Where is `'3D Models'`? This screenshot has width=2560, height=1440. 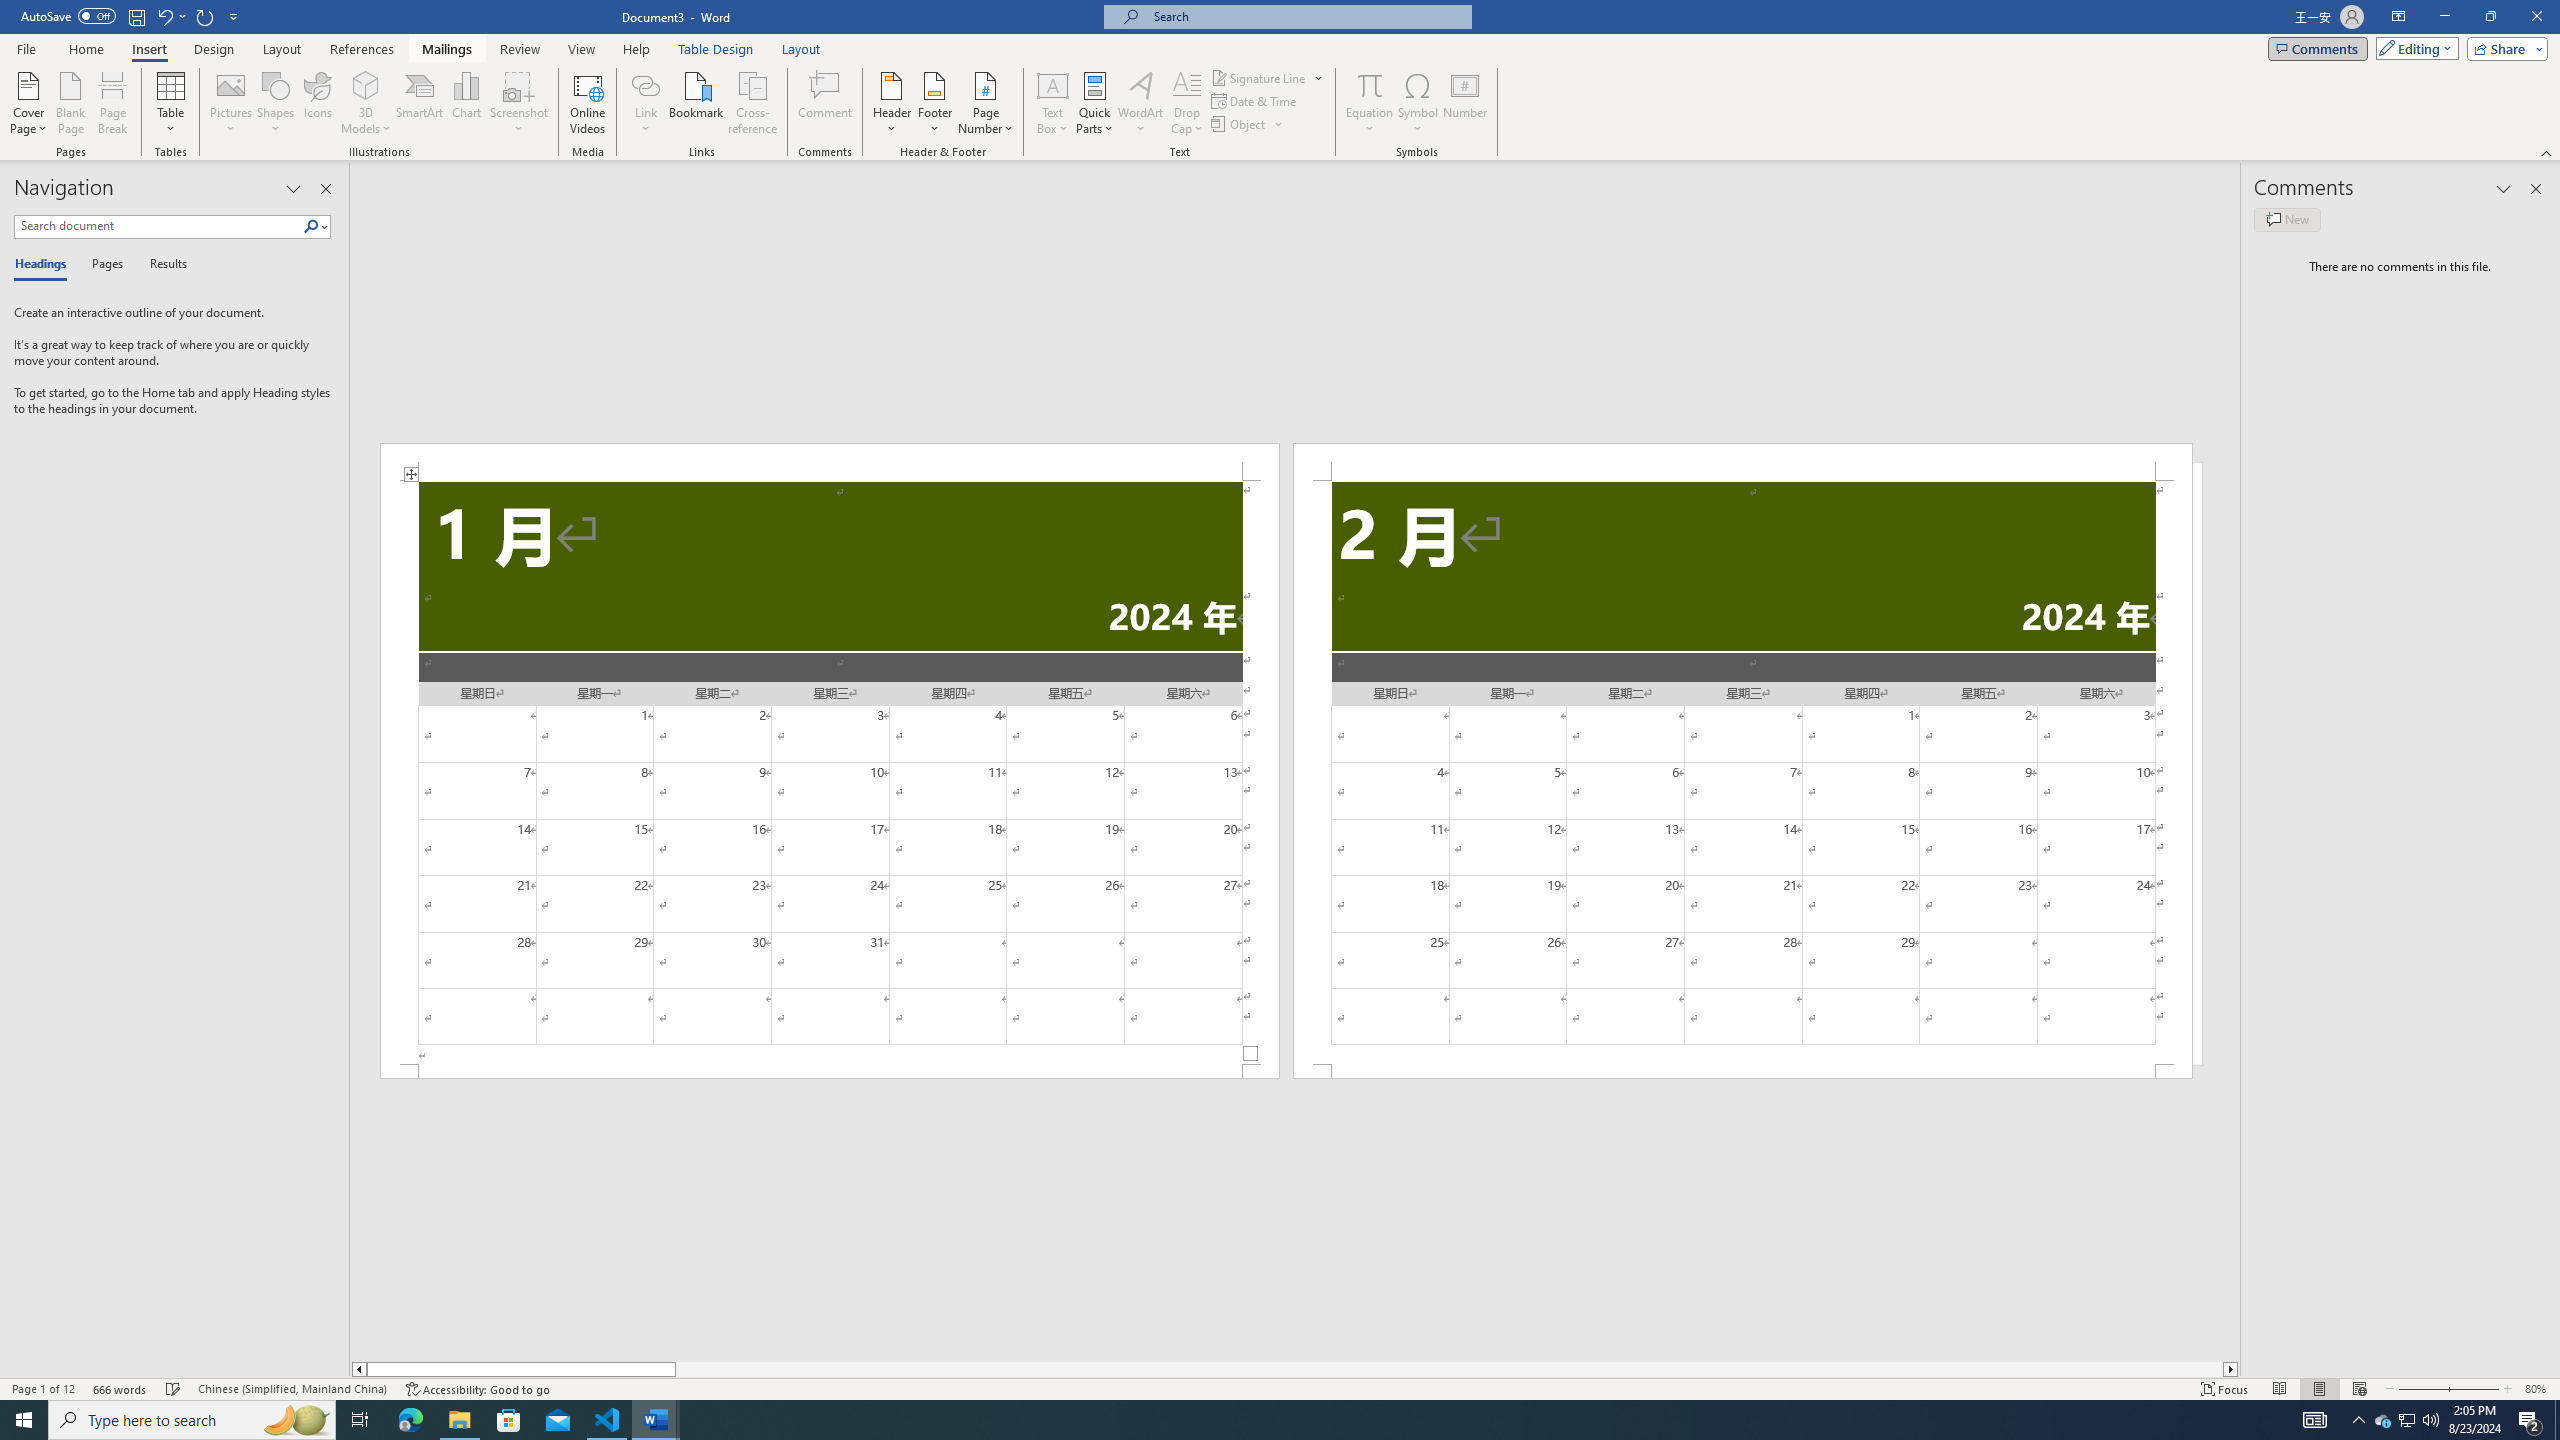 '3D Models' is located at coordinates (366, 103).